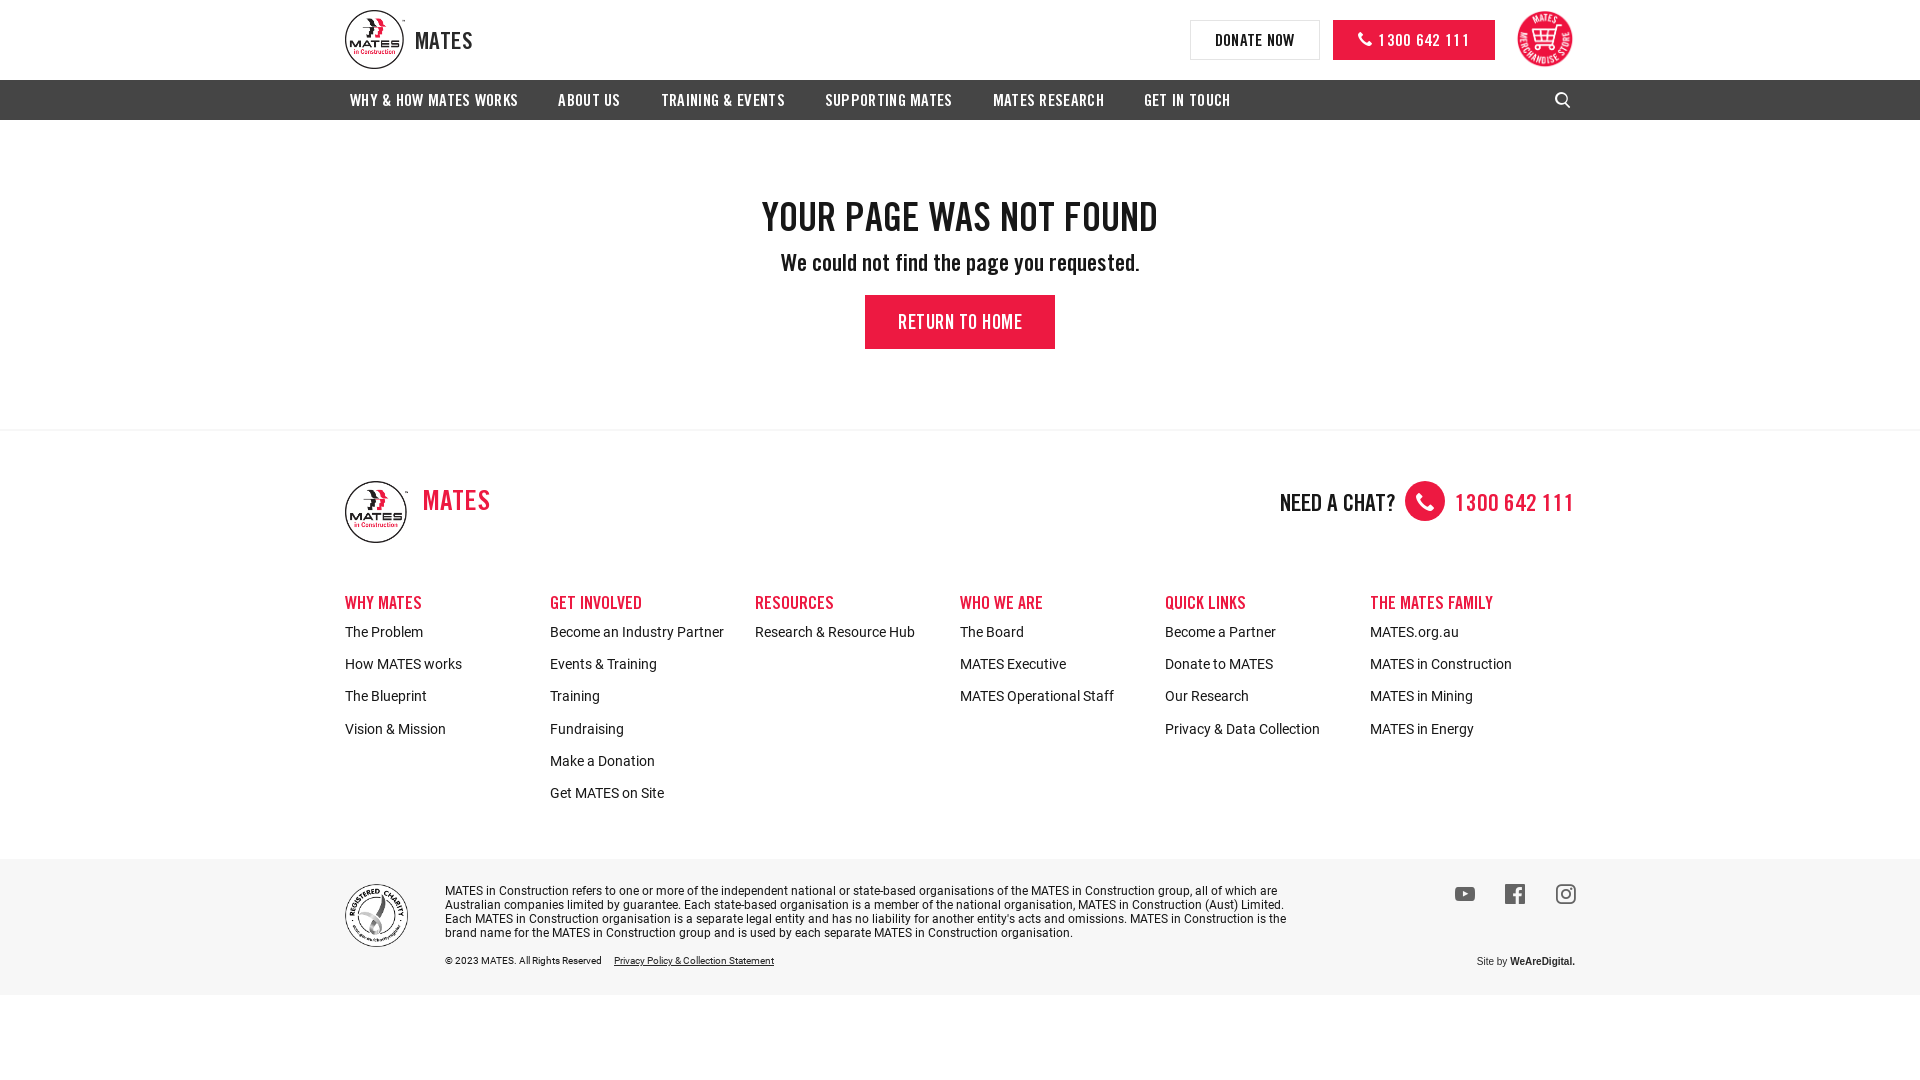 Image resolution: width=1920 pixels, height=1080 pixels. I want to click on '1300 642 111', so click(1413, 39).